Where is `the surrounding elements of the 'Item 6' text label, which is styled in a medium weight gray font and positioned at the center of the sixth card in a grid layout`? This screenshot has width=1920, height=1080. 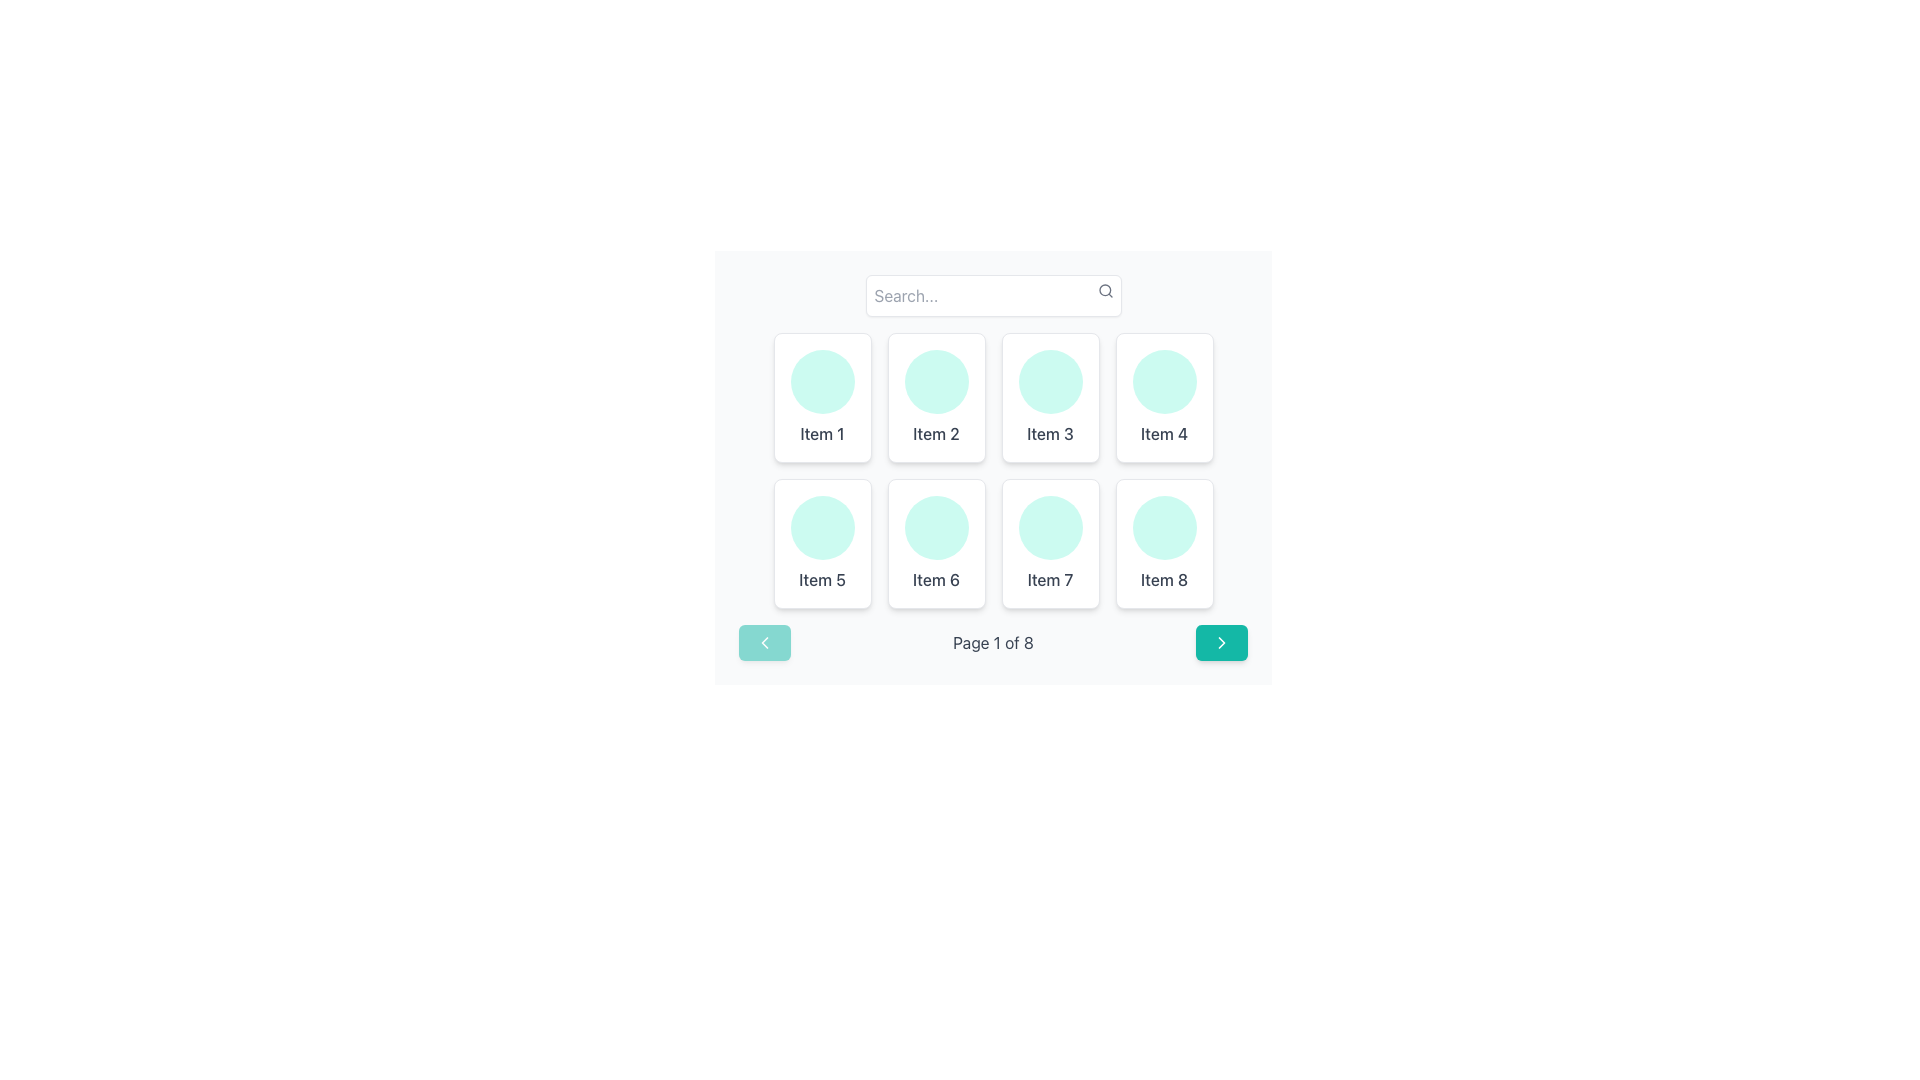 the surrounding elements of the 'Item 6' text label, which is styled in a medium weight gray font and positioned at the center of the sixth card in a grid layout is located at coordinates (935, 579).